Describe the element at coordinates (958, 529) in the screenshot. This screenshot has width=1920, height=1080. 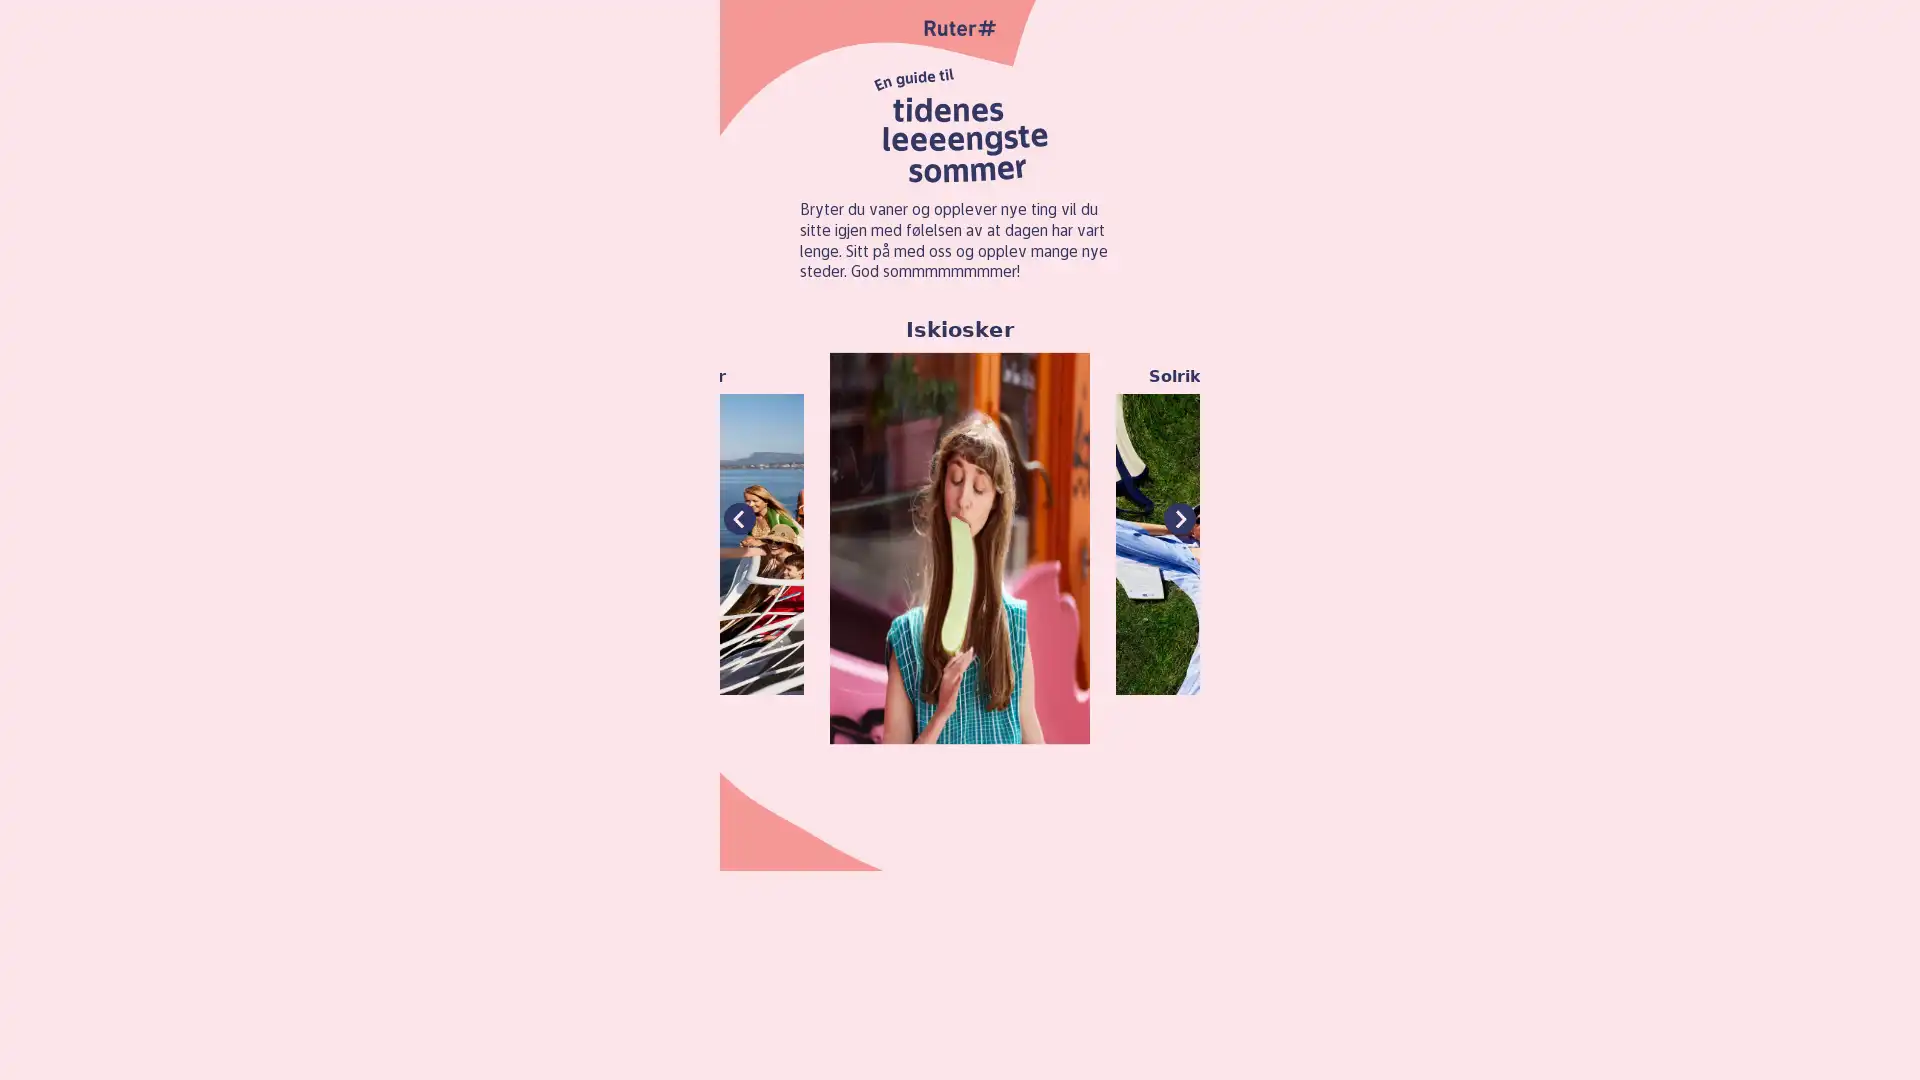
I see `Iskiosker` at that location.